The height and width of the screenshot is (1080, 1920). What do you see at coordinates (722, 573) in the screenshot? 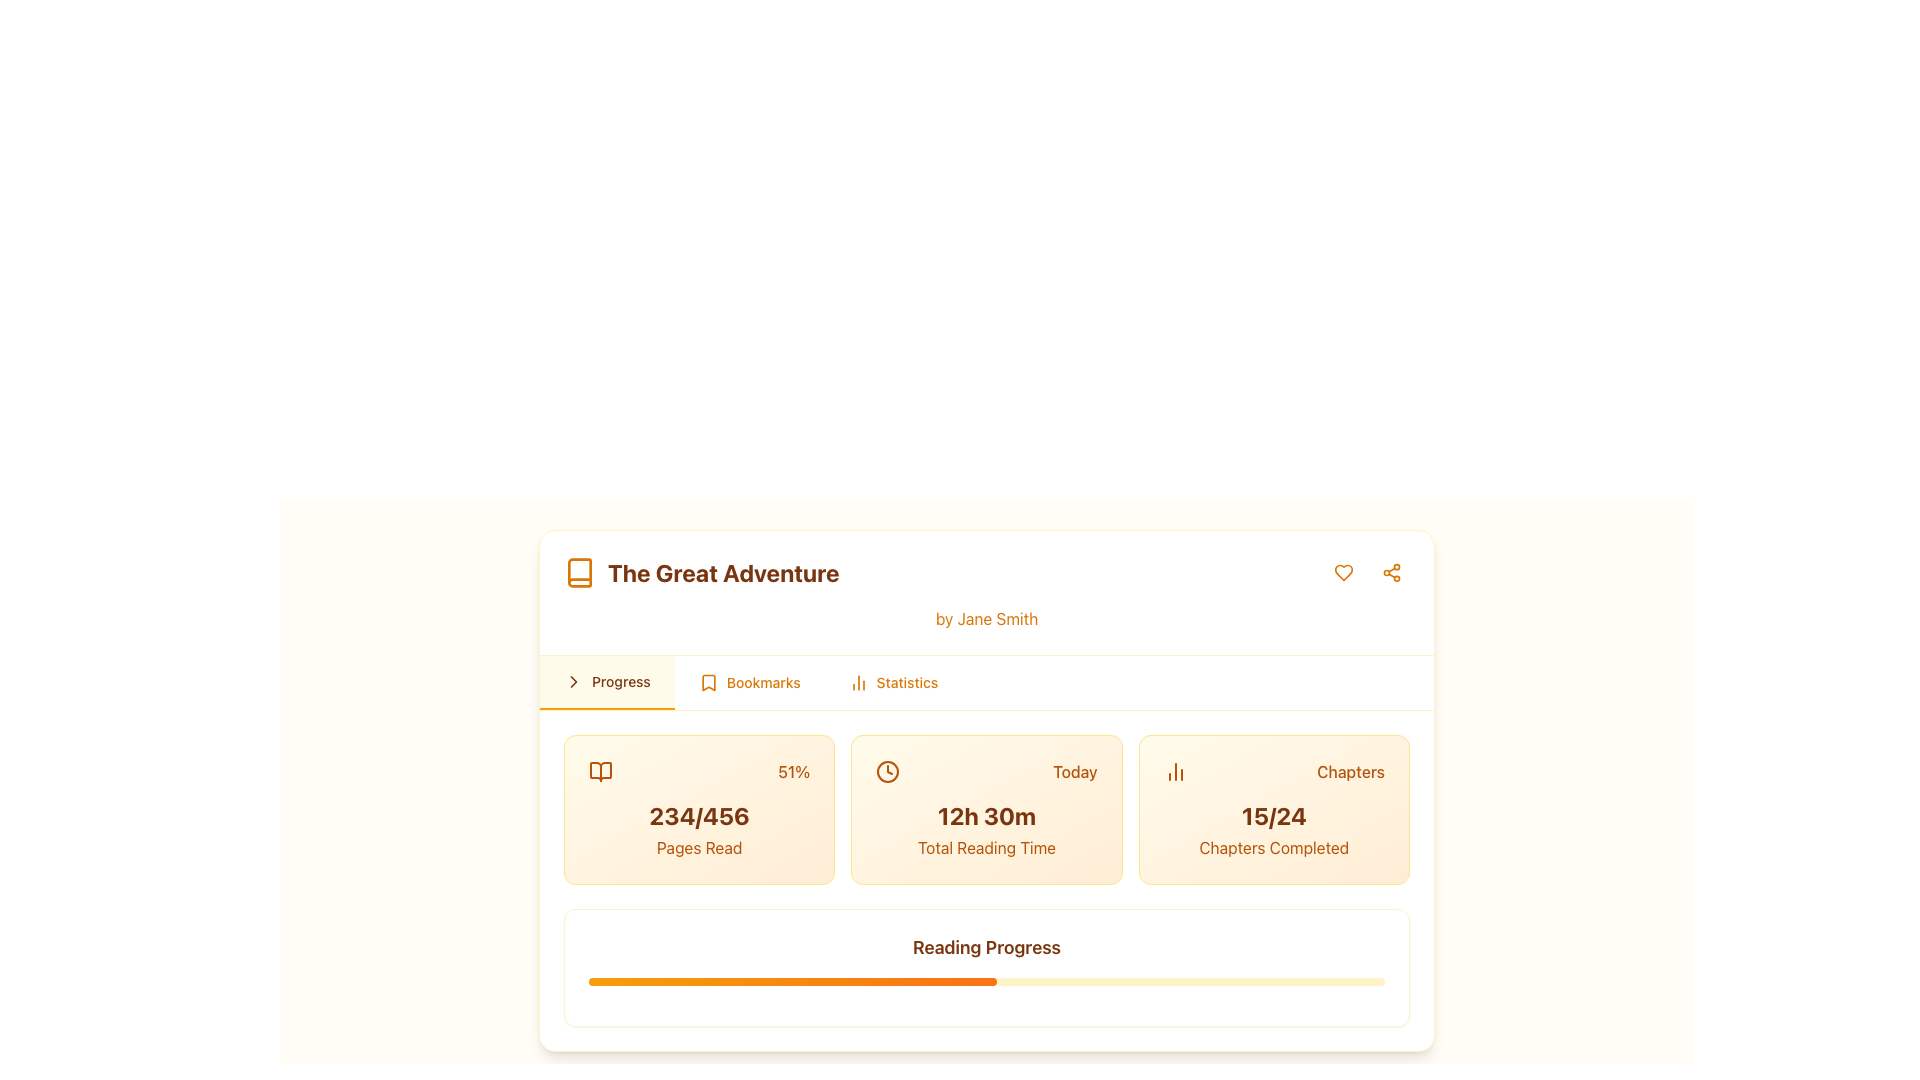
I see `the prominent text title 'The Great Adventure', which is styled in bold and large amber-brown font, located centrally at the upper section of a card-like interface, to the immediate right of a book icon` at bounding box center [722, 573].